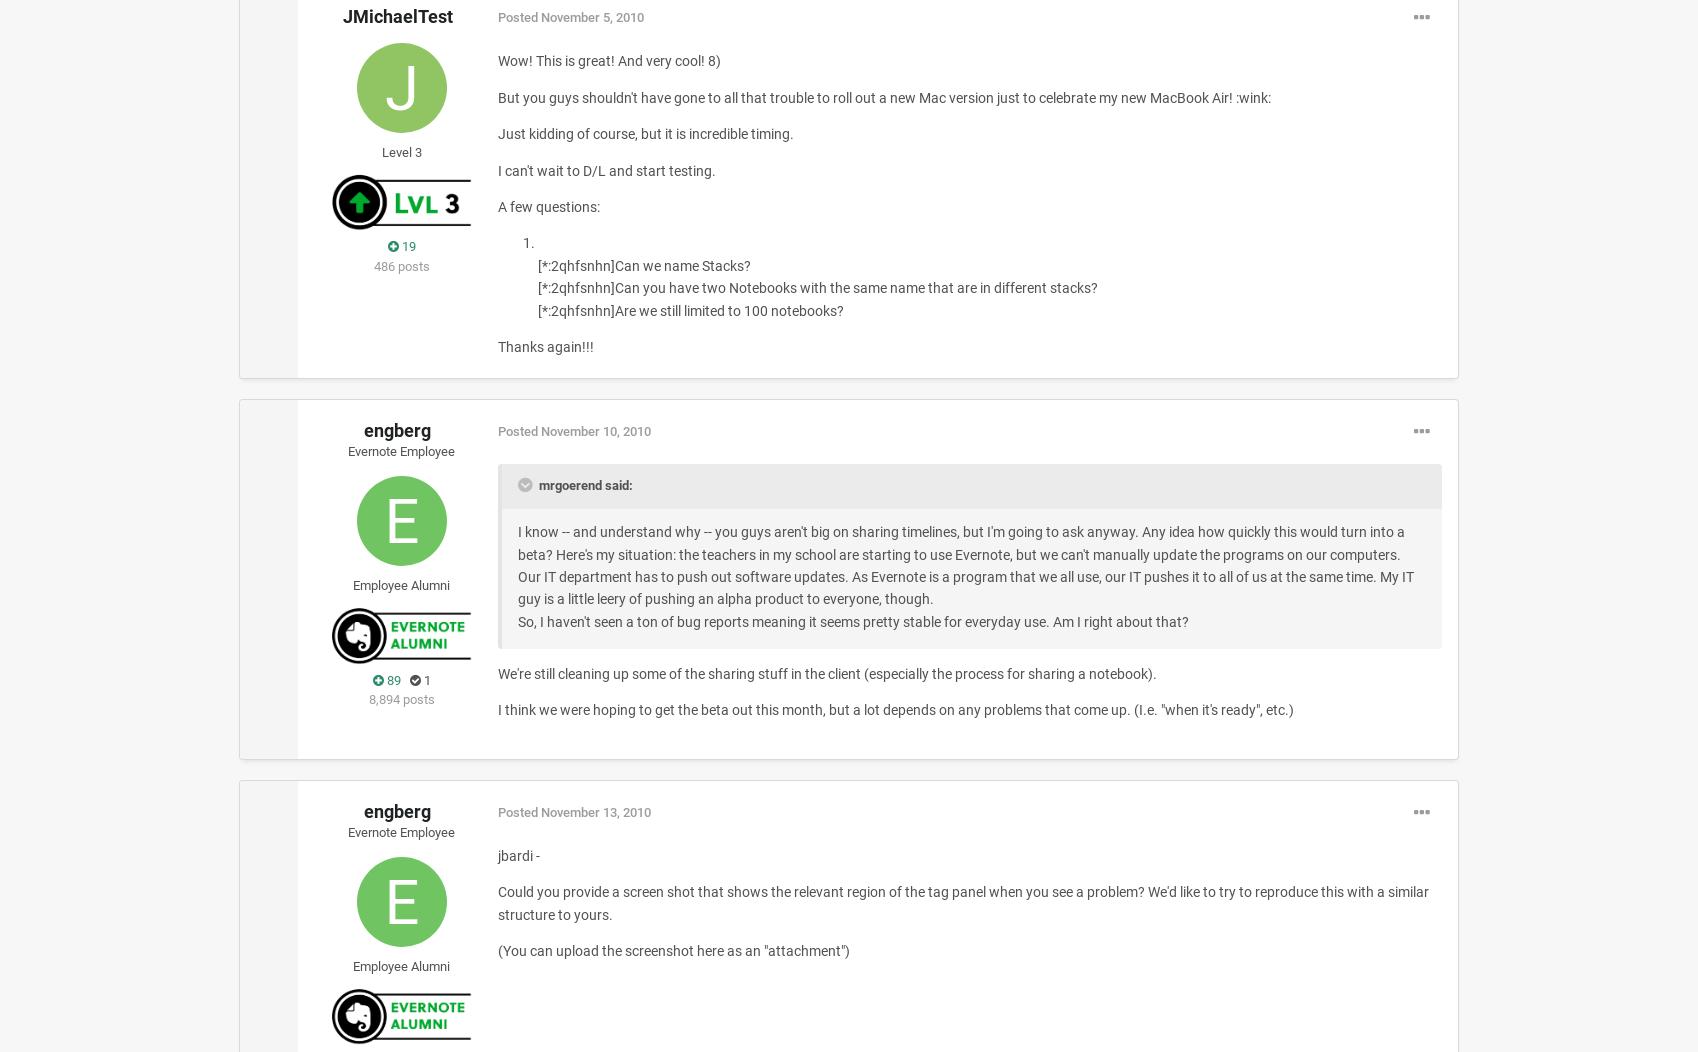  Describe the element at coordinates (545, 345) in the screenshot. I see `'Thanks again!!!'` at that location.